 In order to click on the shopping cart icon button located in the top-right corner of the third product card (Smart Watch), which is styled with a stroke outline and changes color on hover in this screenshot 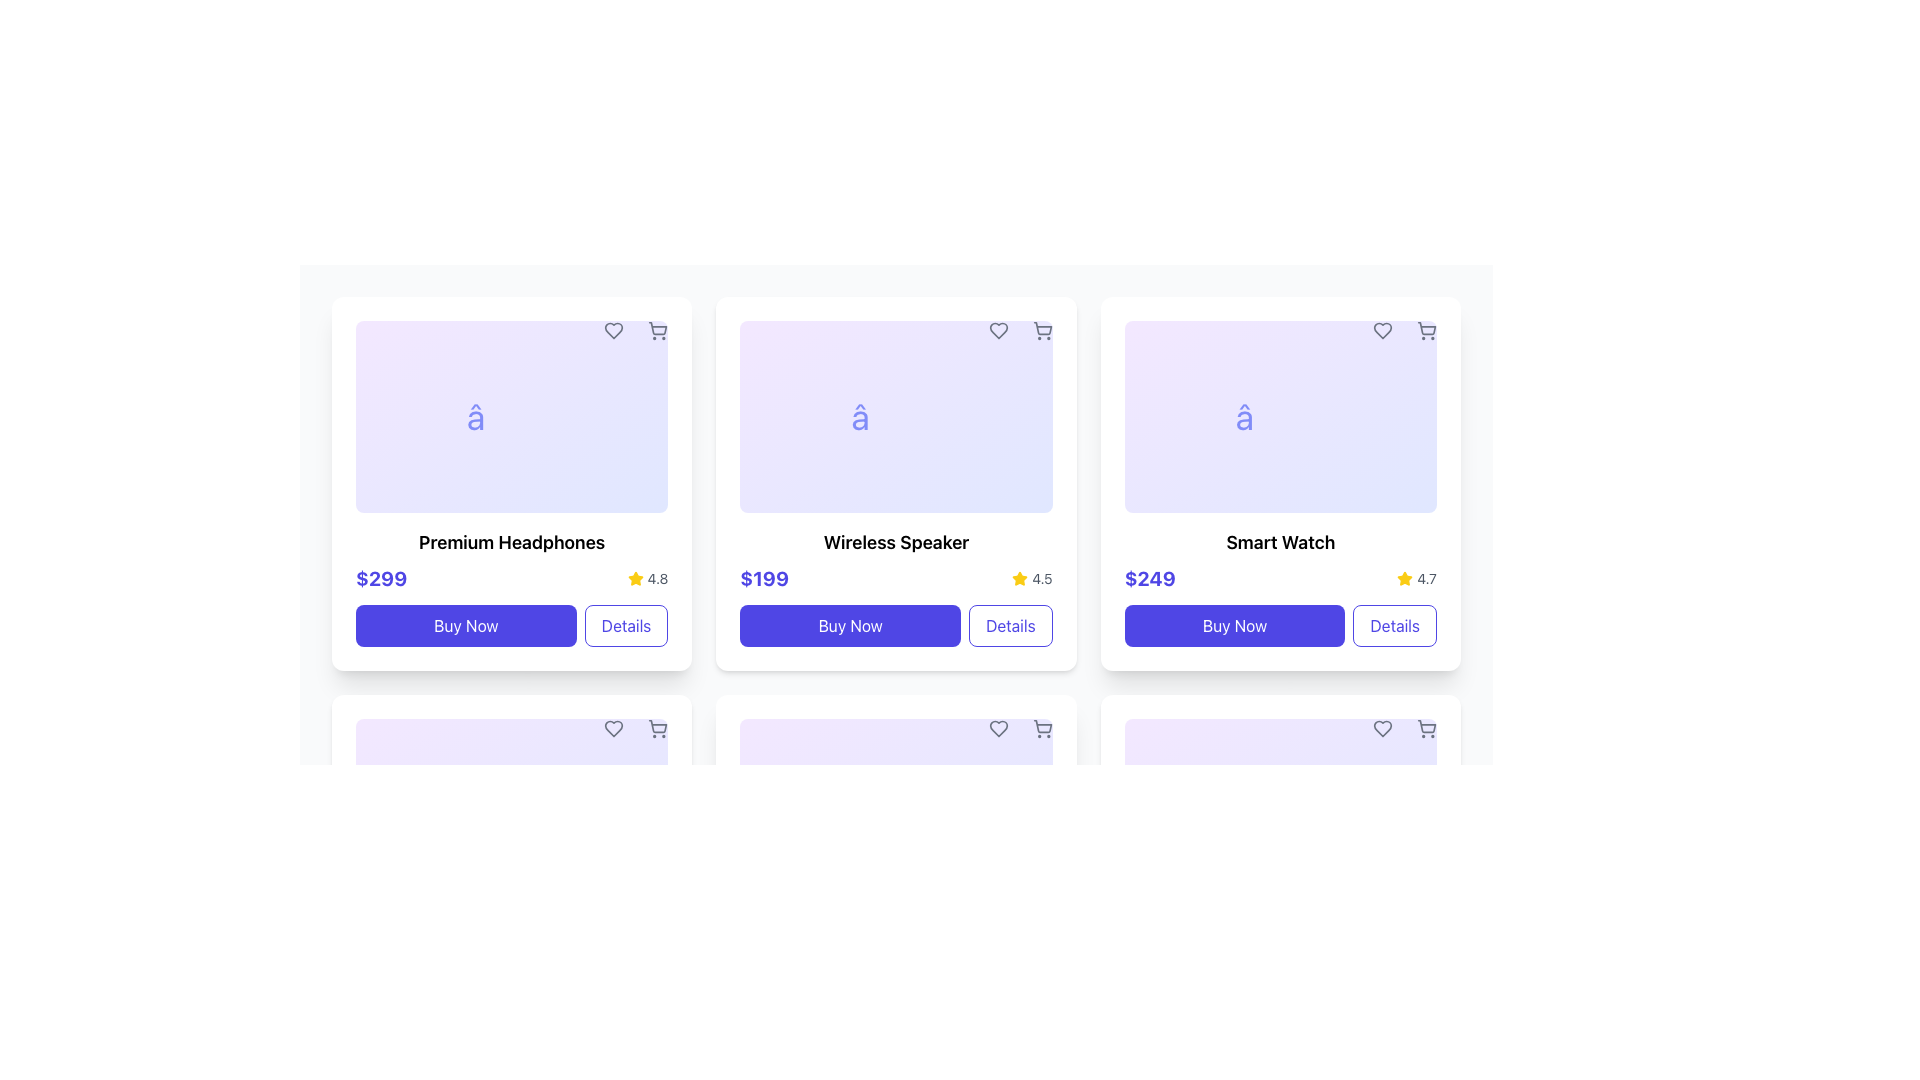, I will do `click(1425, 330)`.